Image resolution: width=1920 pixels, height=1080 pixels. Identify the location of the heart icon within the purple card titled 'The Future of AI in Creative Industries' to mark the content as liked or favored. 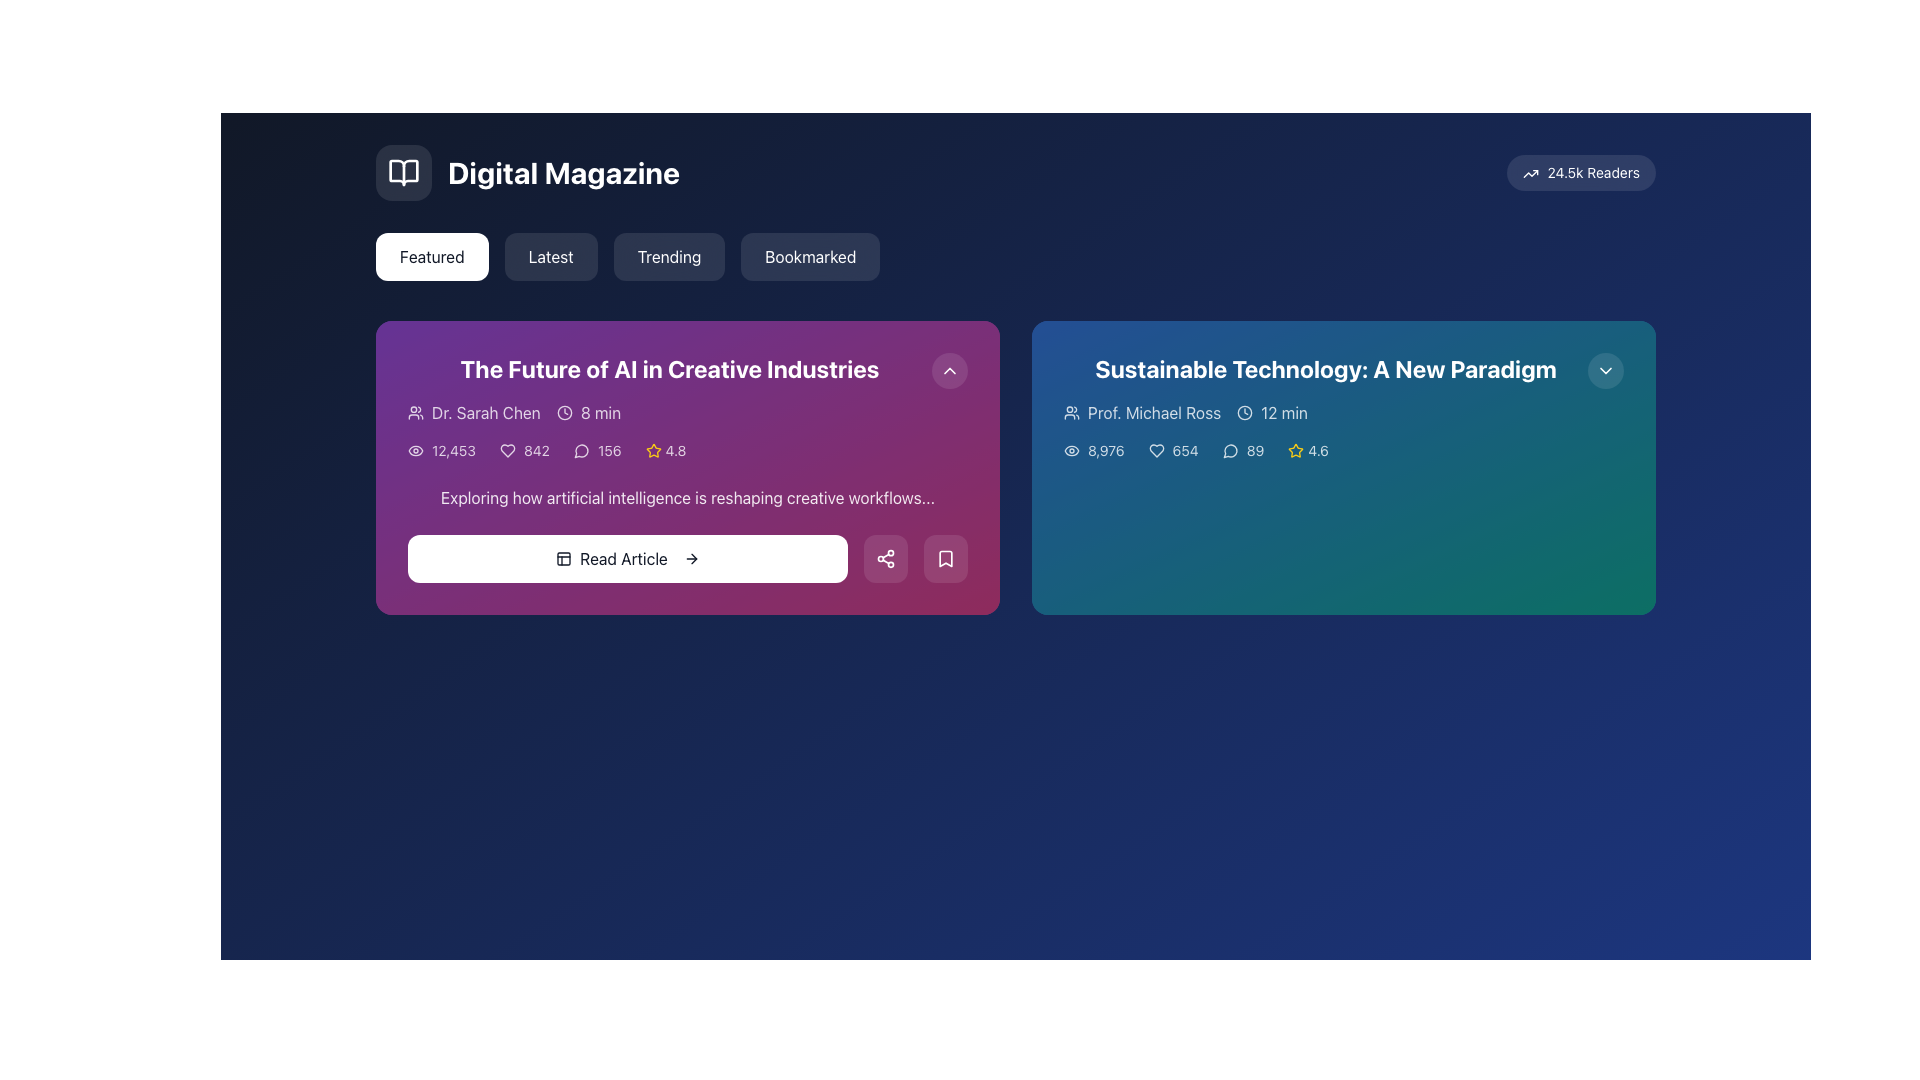
(508, 451).